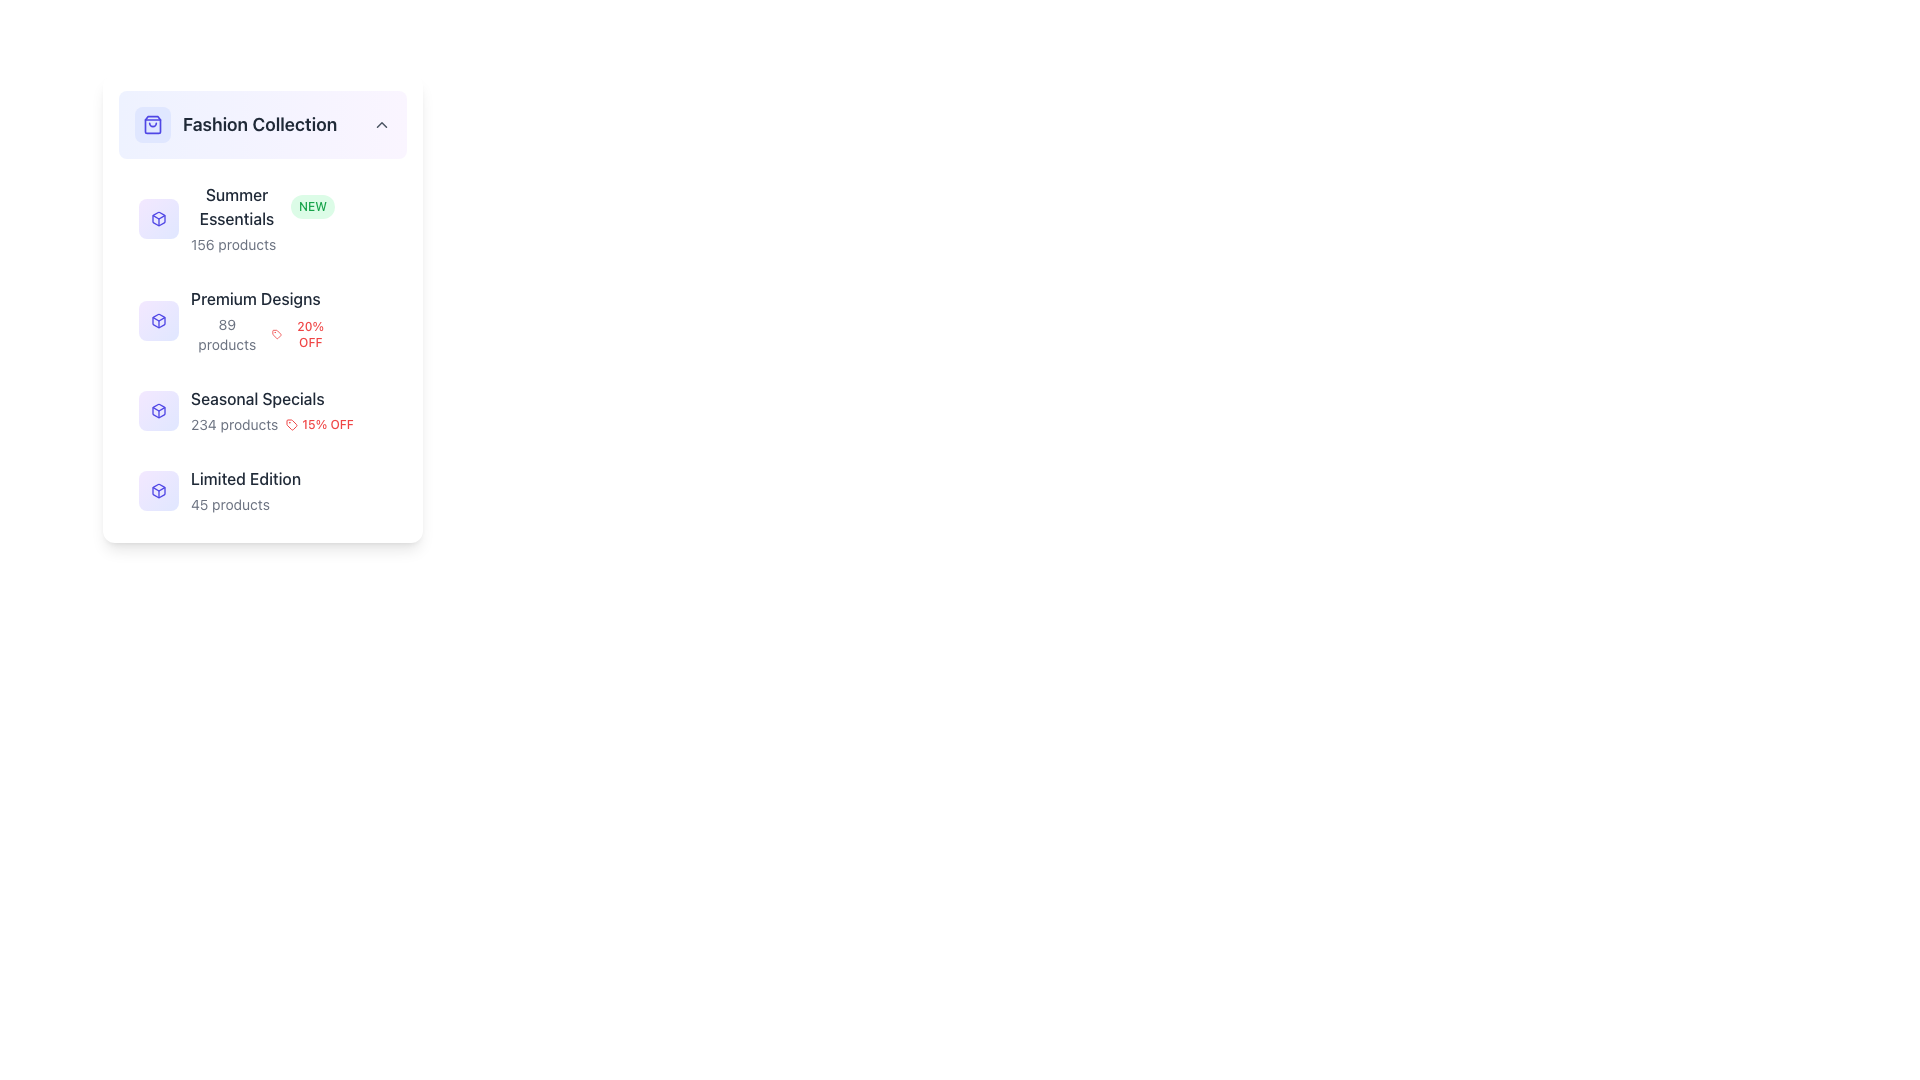 The width and height of the screenshot is (1920, 1080). I want to click on the 'Summer Essentials' category listing element, which displays the title 'Summer Essentials' with a 'NEW' badge and shows '156 products' in smaller gray text, located within the 'Fashion Collection' component, so click(262, 219).